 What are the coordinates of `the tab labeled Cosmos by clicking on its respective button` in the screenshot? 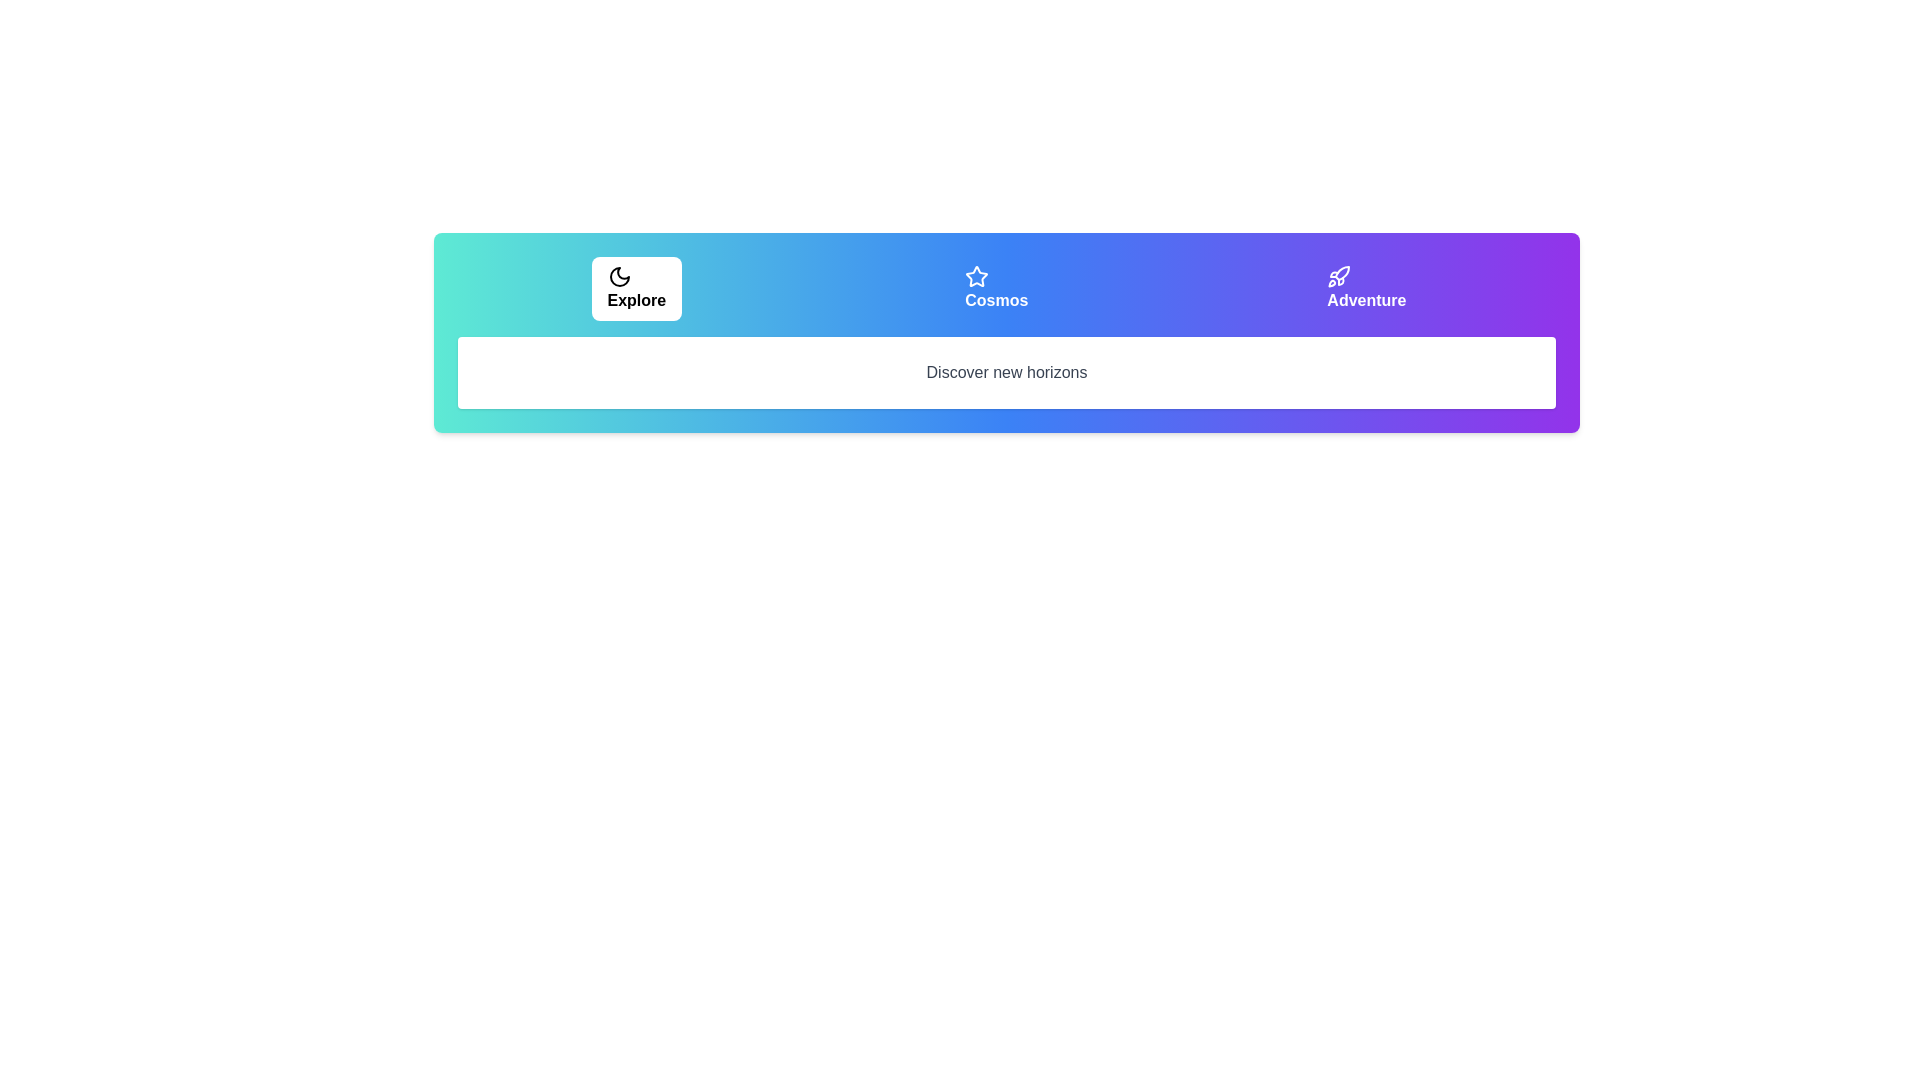 It's located at (996, 289).